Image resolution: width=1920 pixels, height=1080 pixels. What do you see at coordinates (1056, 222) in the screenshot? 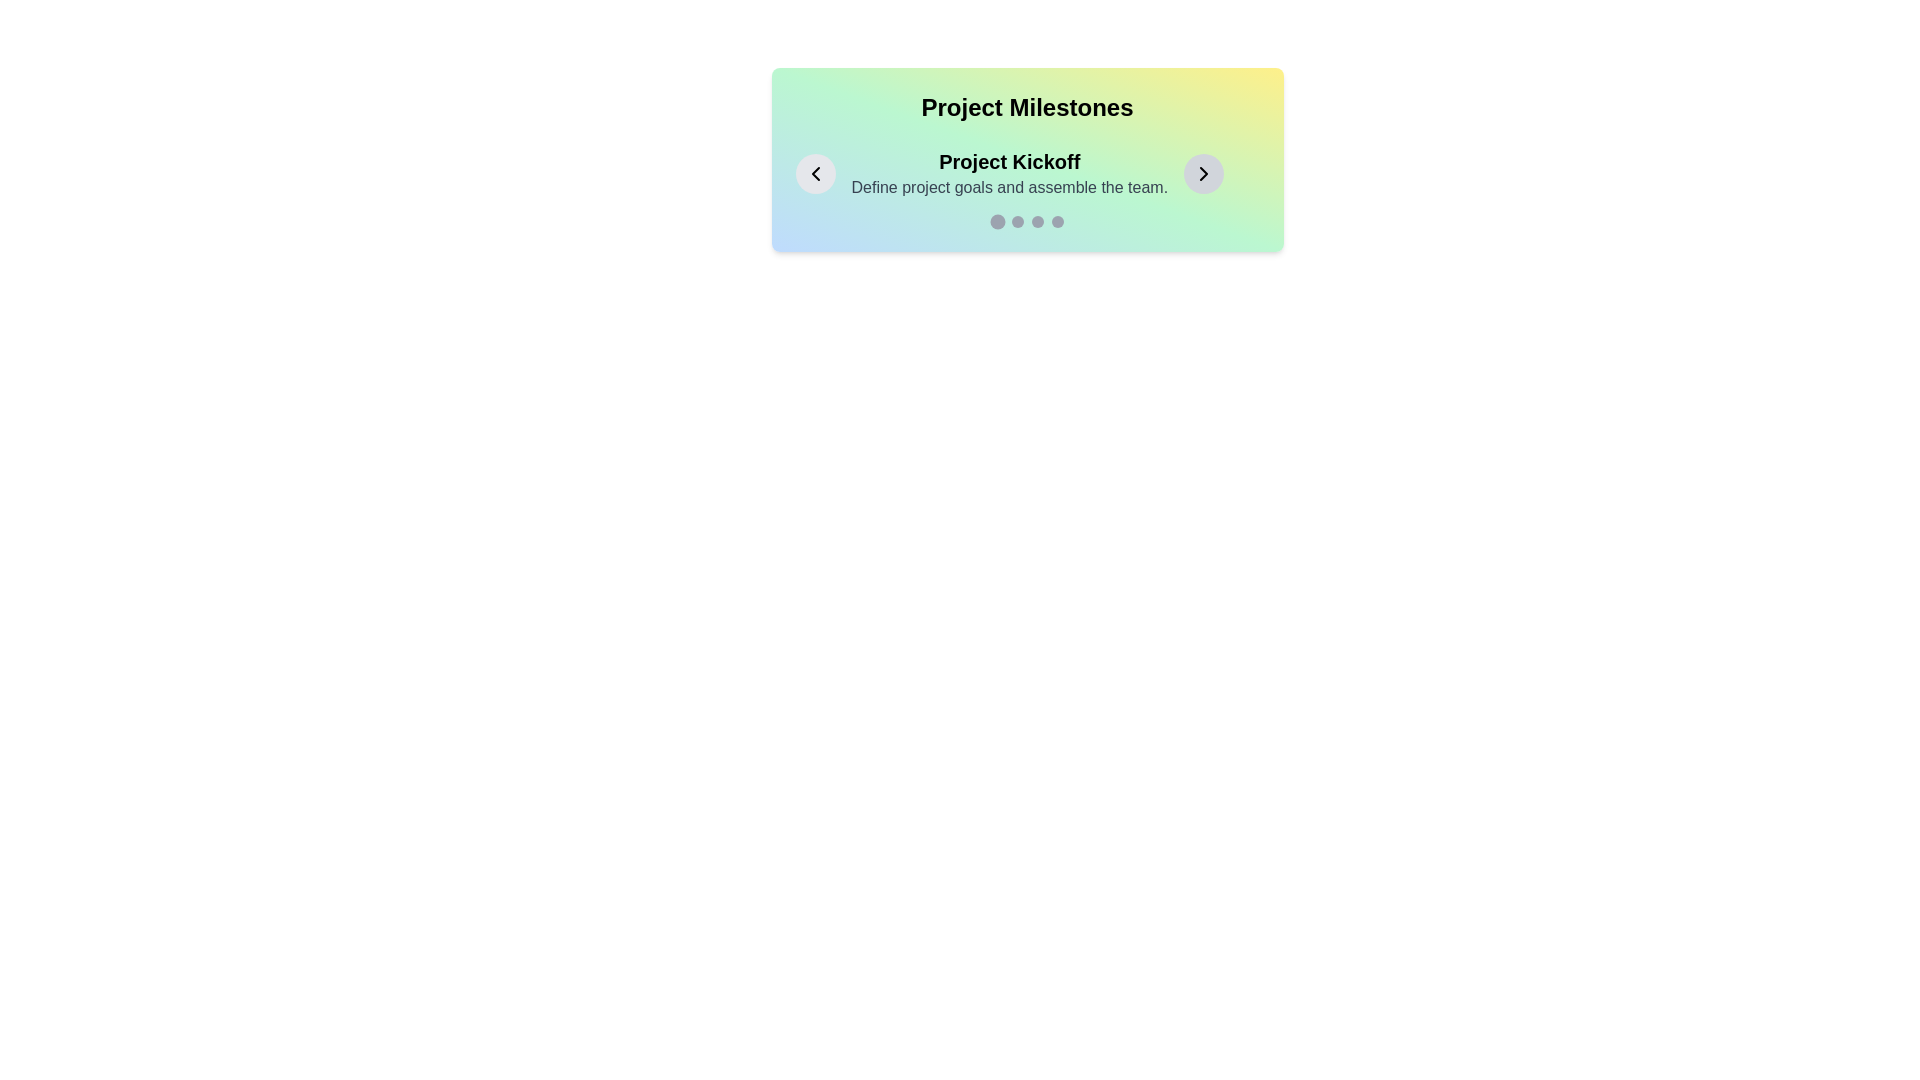
I see `the fourth circular pagination dot with a gray background, positioned in a sequence of similar indicators beneath a descriptive text section` at bounding box center [1056, 222].